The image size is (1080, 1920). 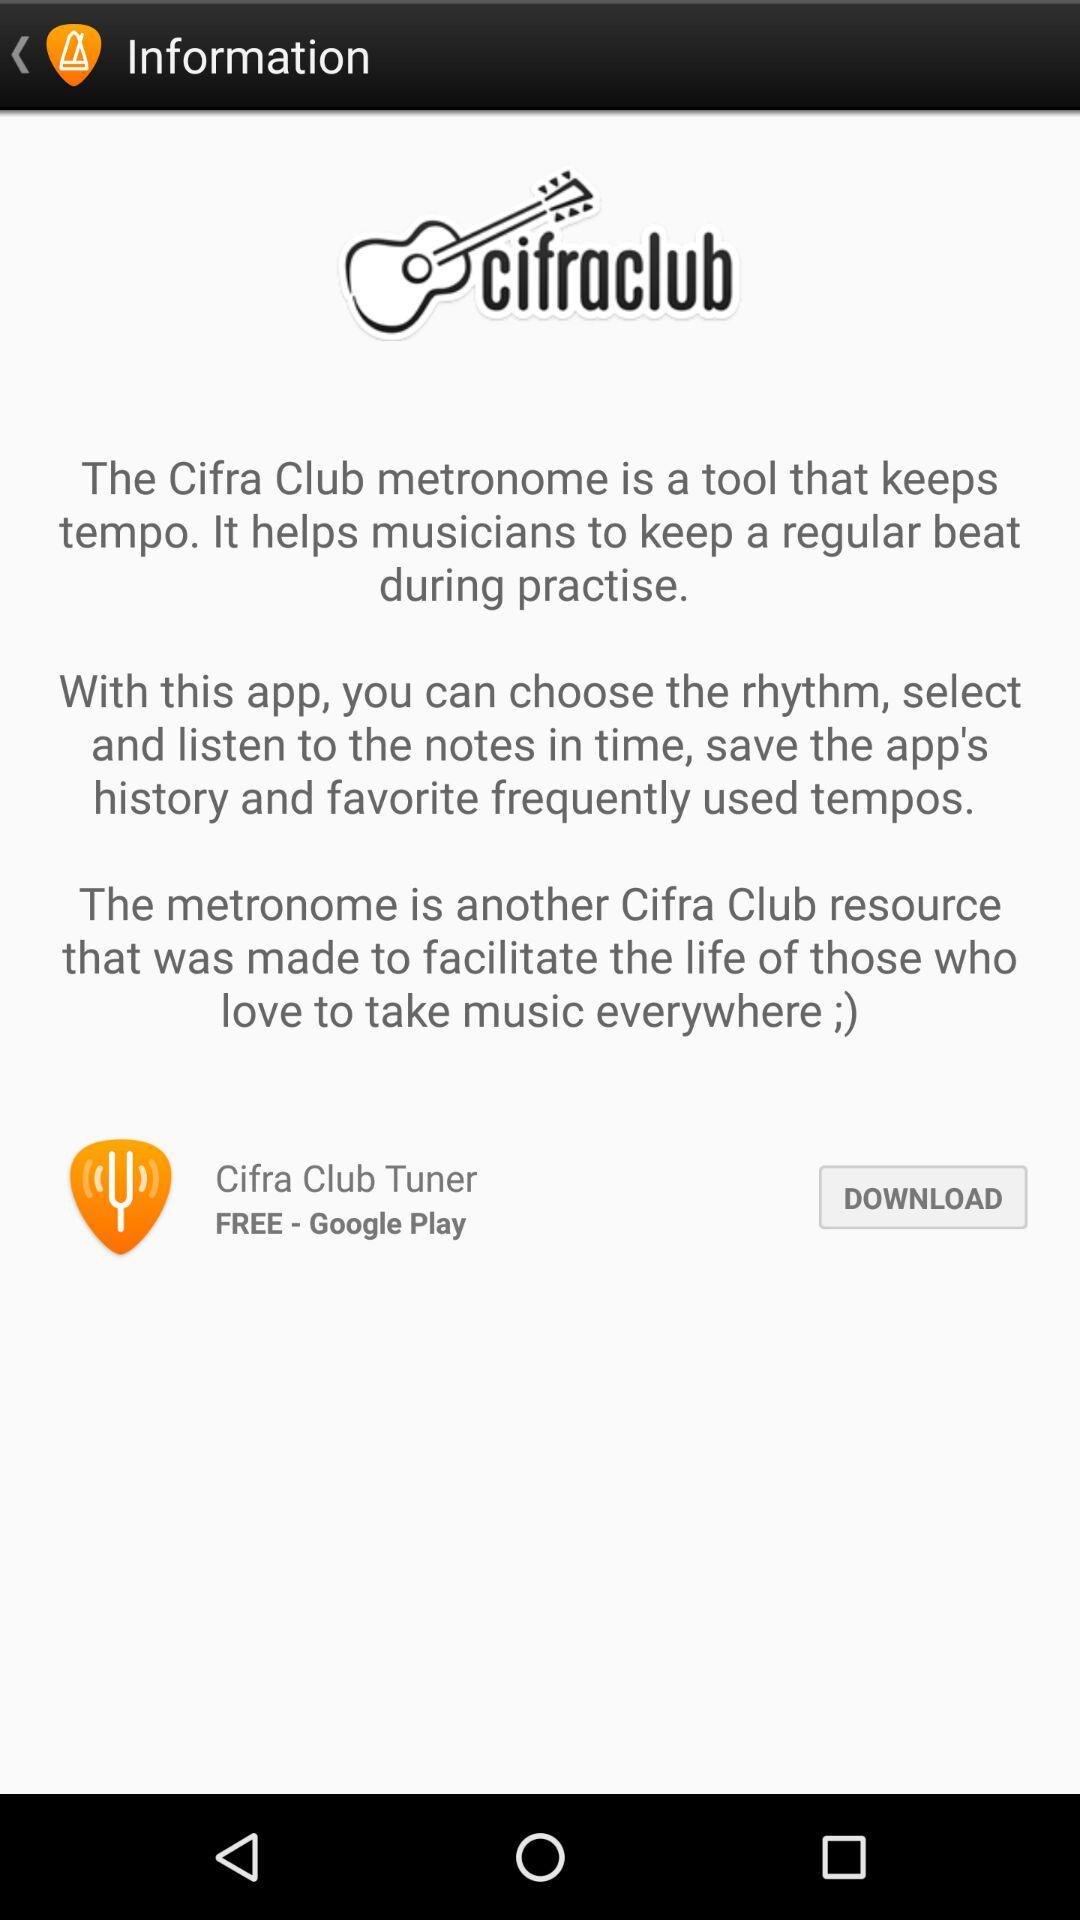 I want to click on the icon on the right, so click(x=923, y=1197).